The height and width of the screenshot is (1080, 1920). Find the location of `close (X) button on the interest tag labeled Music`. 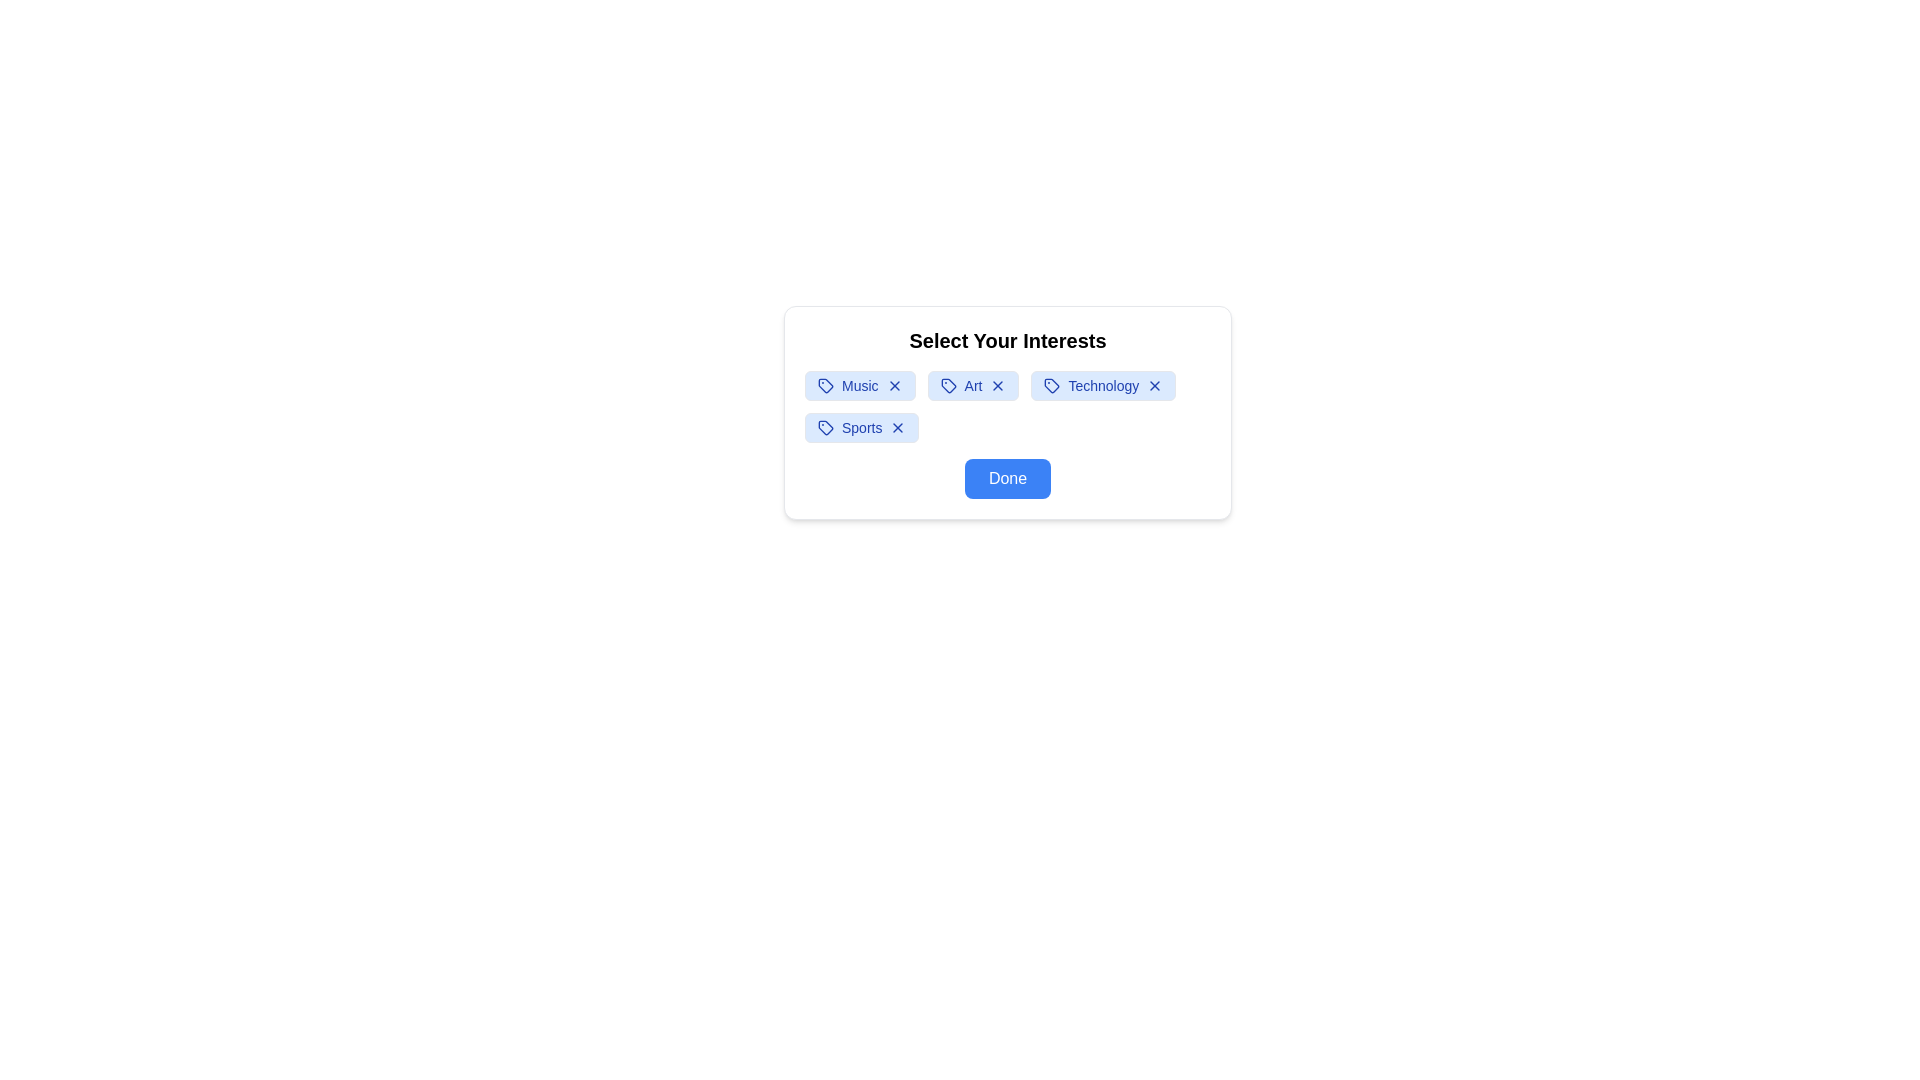

close (X) button on the interest tag labeled Music is located at coordinates (893, 385).